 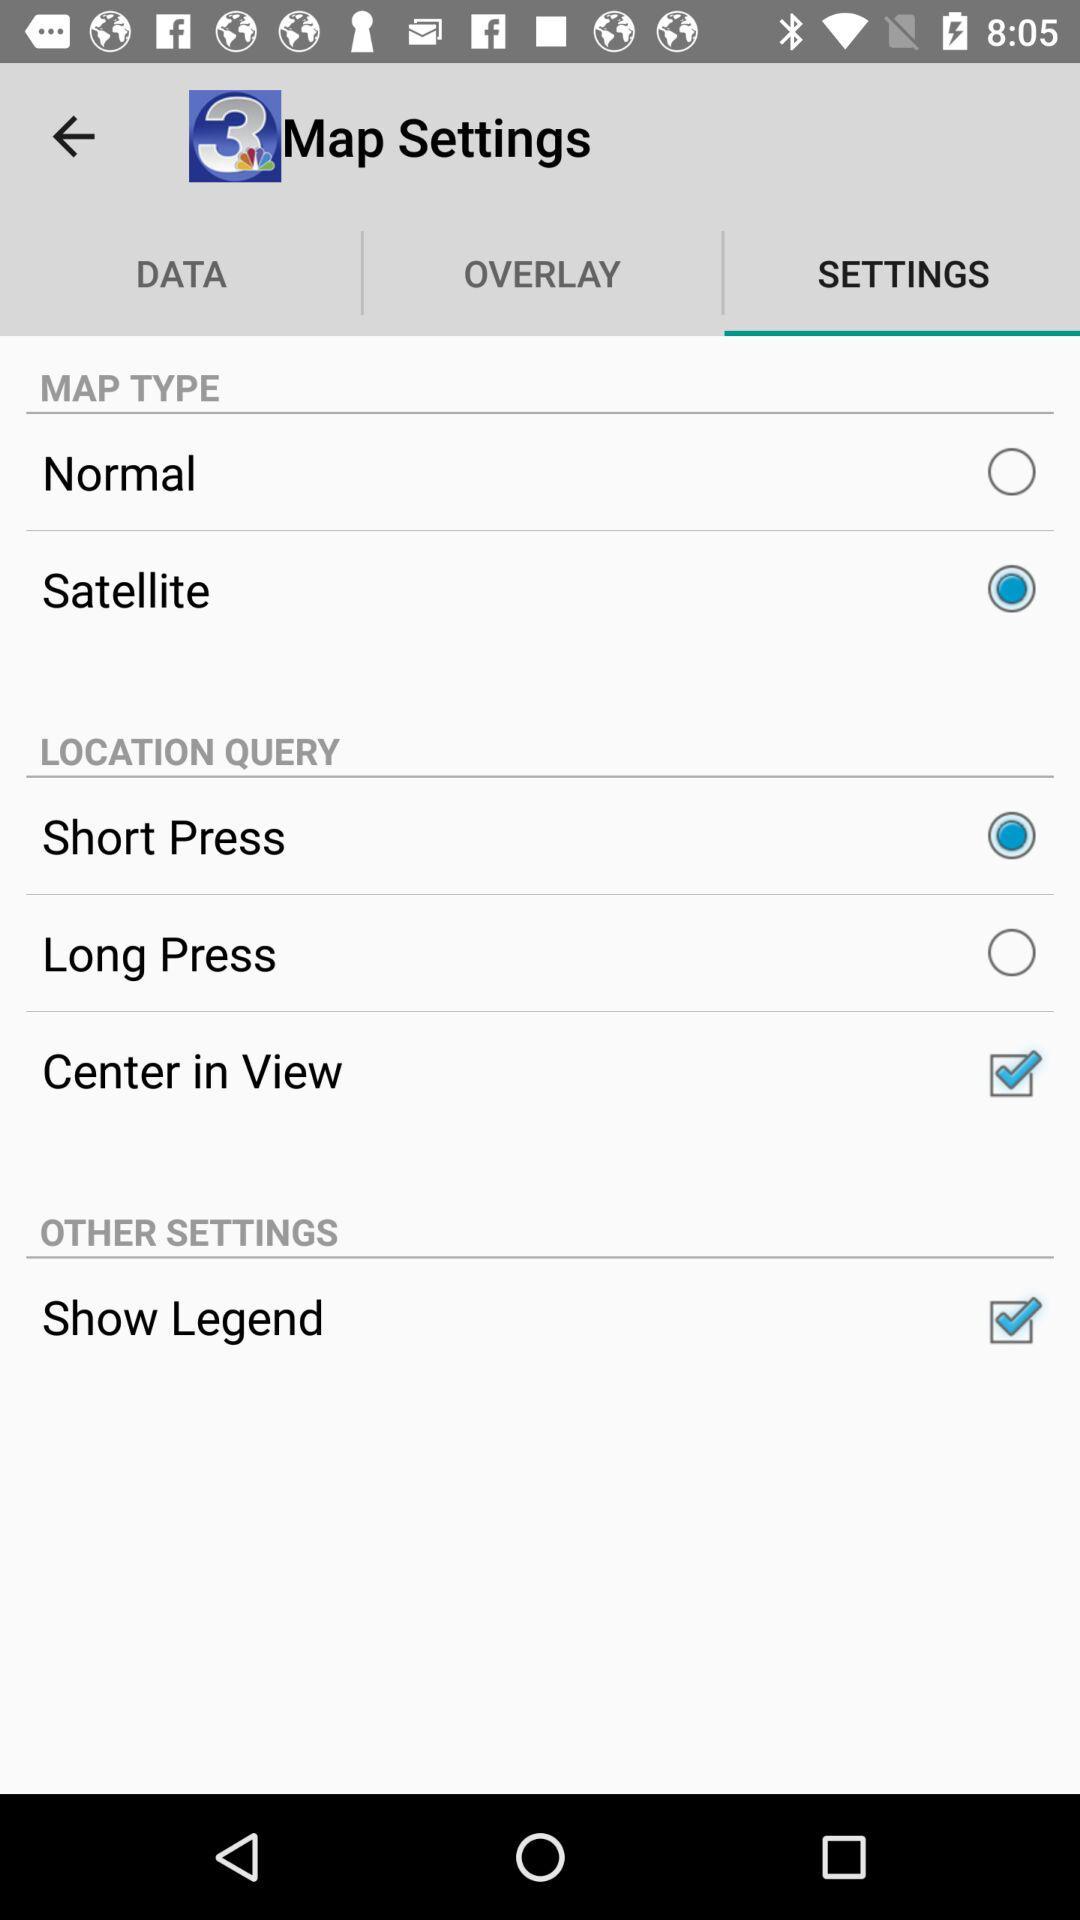 I want to click on the normal icon, so click(x=540, y=471).